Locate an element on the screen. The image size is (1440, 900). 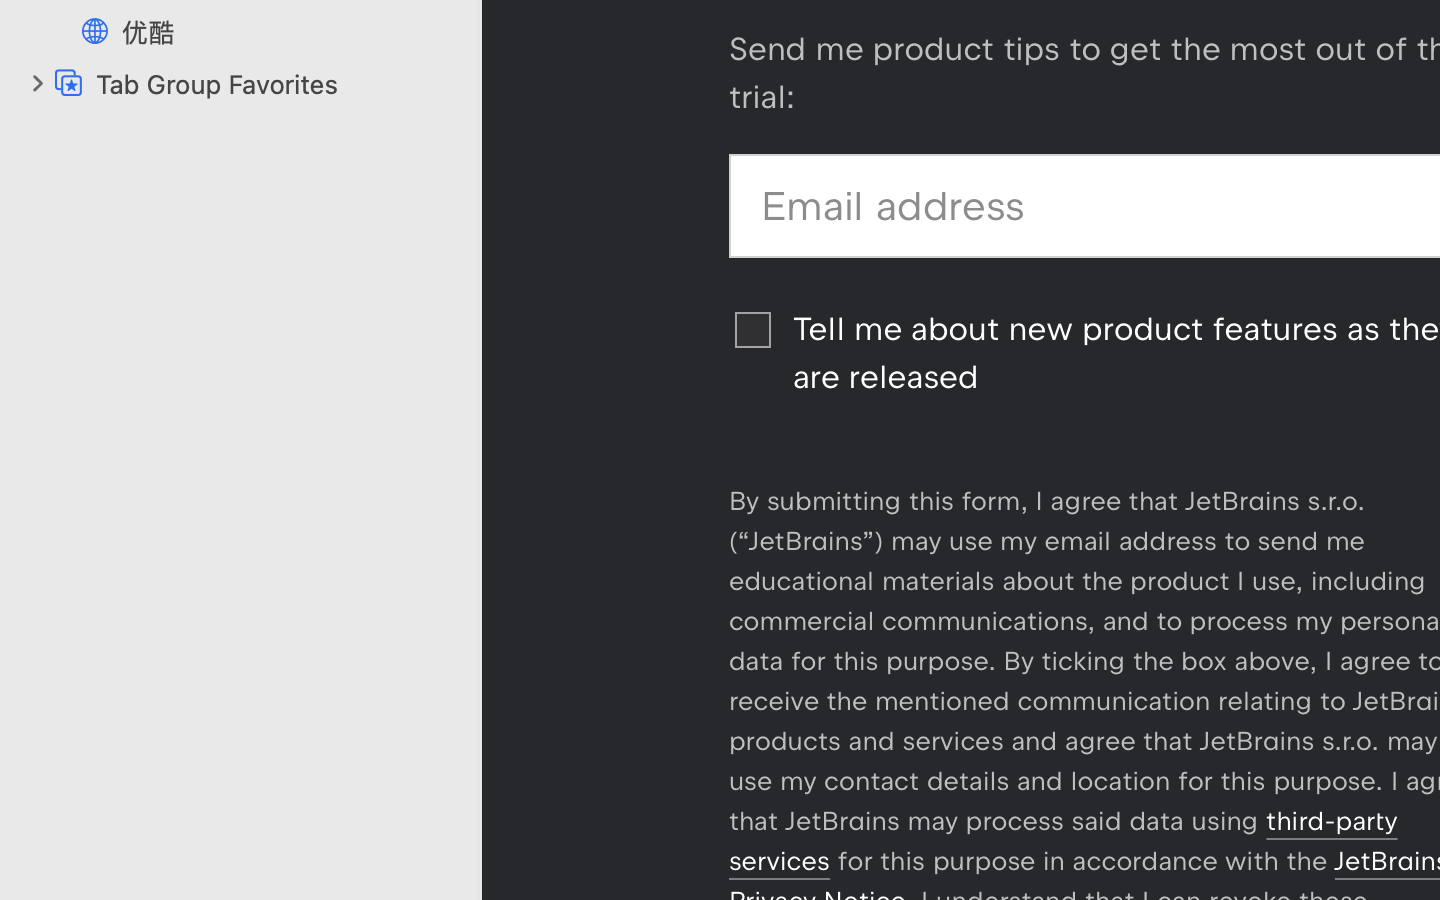
'Tab Group Favorites' is located at coordinates (277, 82).